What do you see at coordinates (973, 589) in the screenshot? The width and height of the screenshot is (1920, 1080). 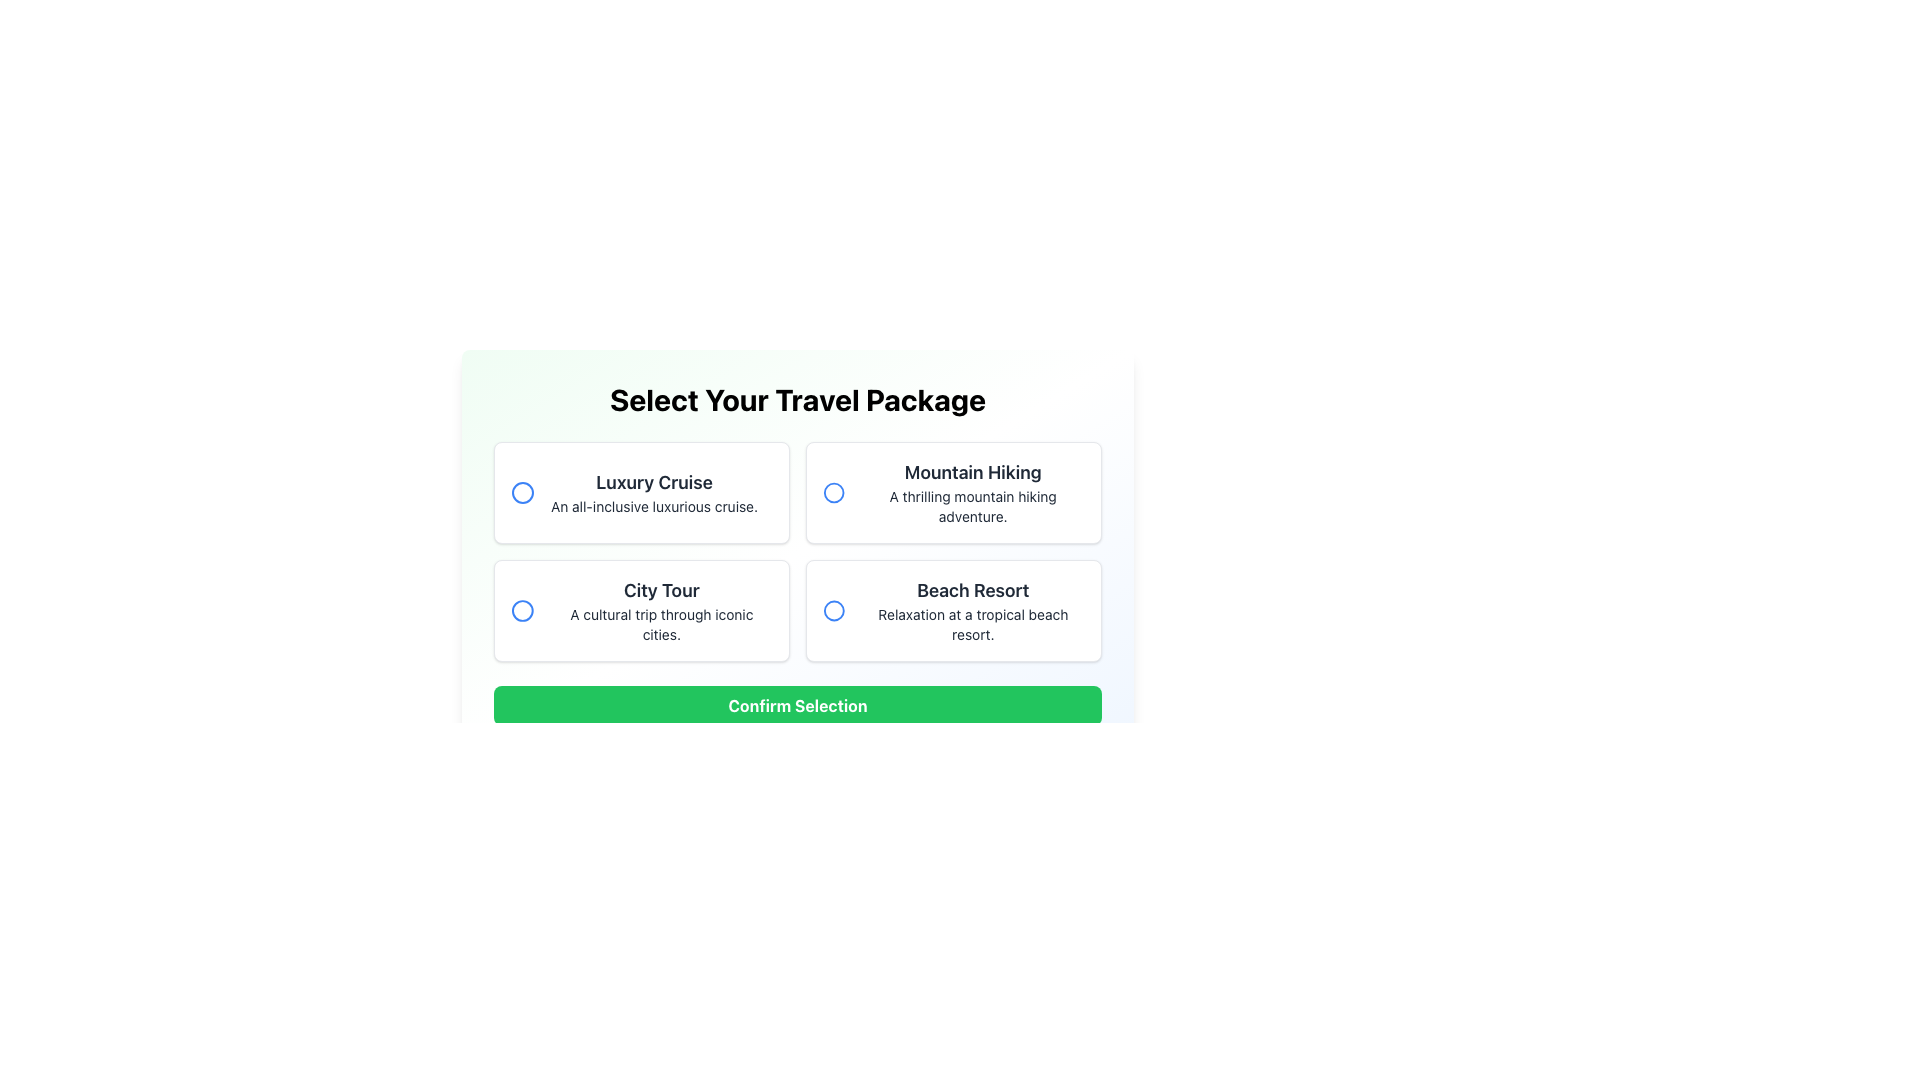 I see `the text label displaying 'Beach Resort', which is the third travel package option located in the lower-right quadrant under 'Select Your Travel Package'` at bounding box center [973, 589].